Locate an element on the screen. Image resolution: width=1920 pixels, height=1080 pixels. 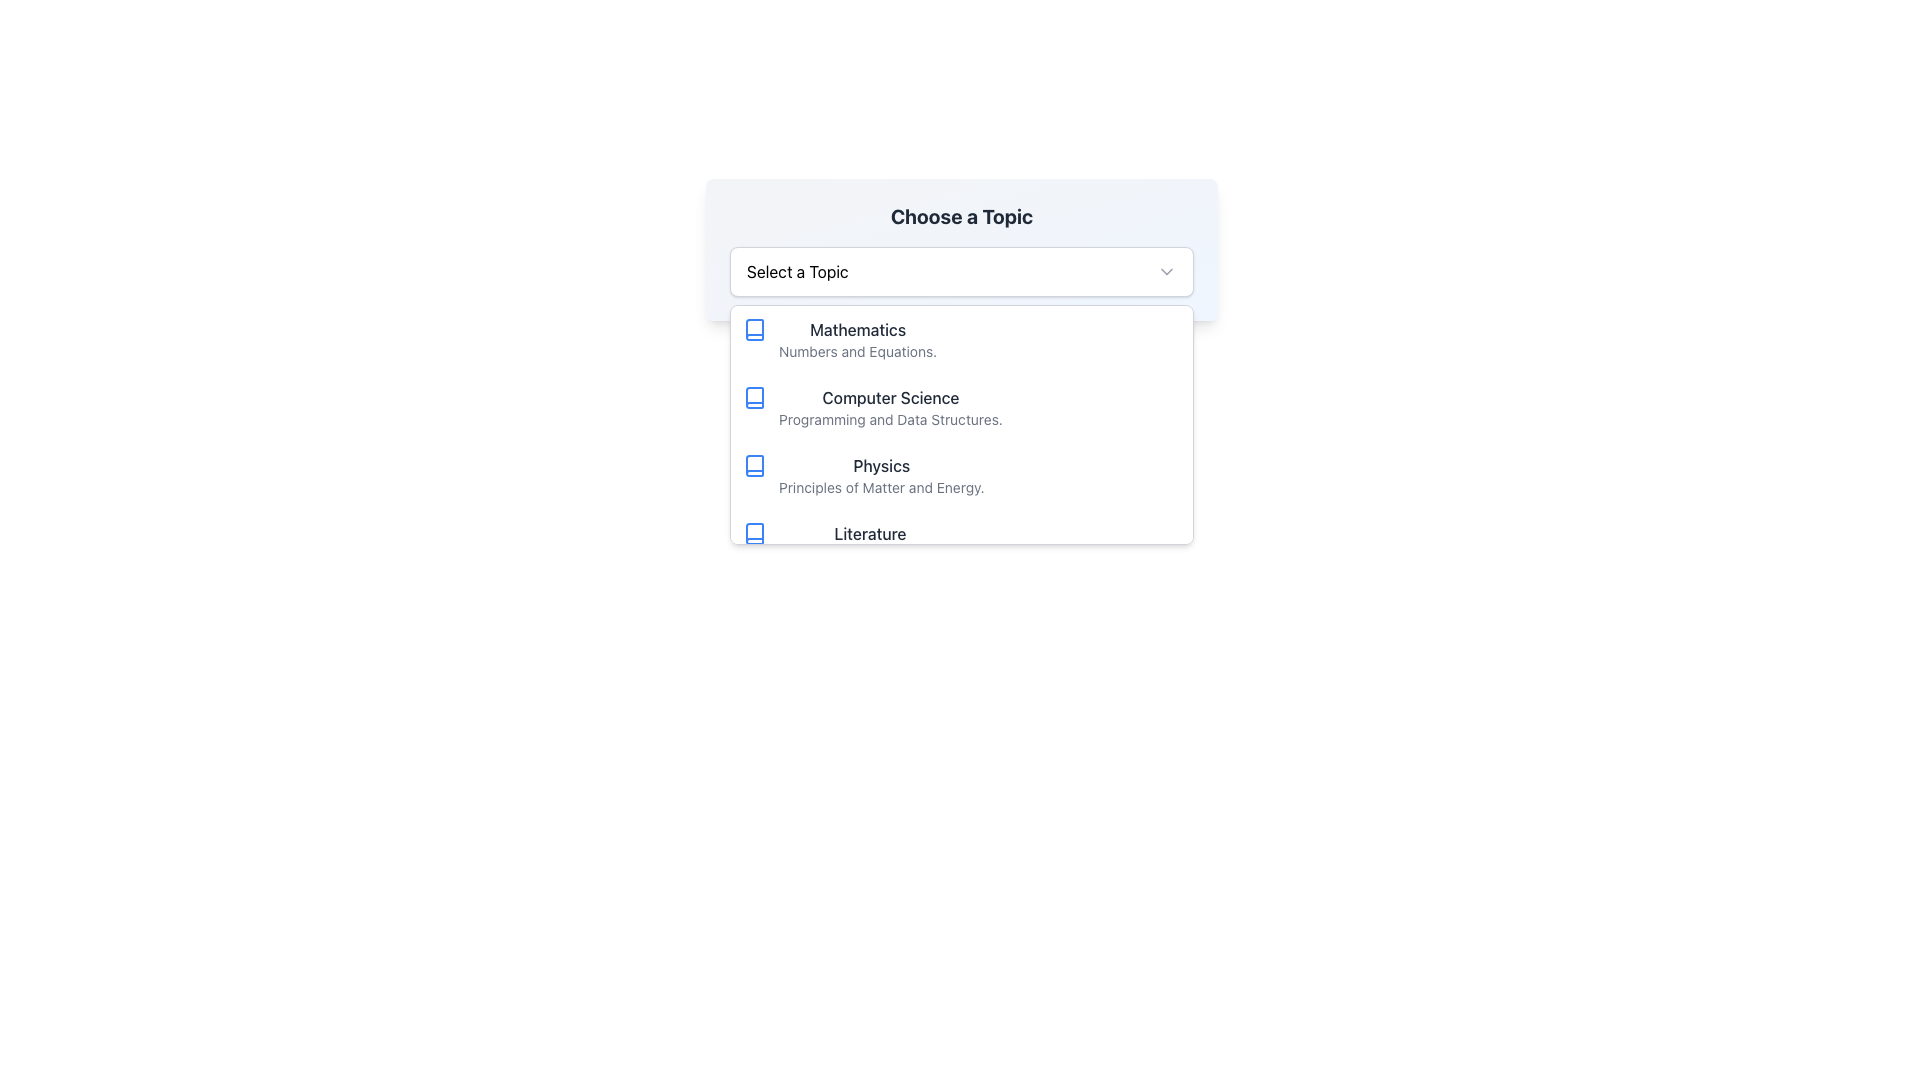
bold static text label displaying 'Physics' which is positioned above the description text 'Principles of Matter and Energy' in the dropdown list of the topic selection interface is located at coordinates (880, 466).